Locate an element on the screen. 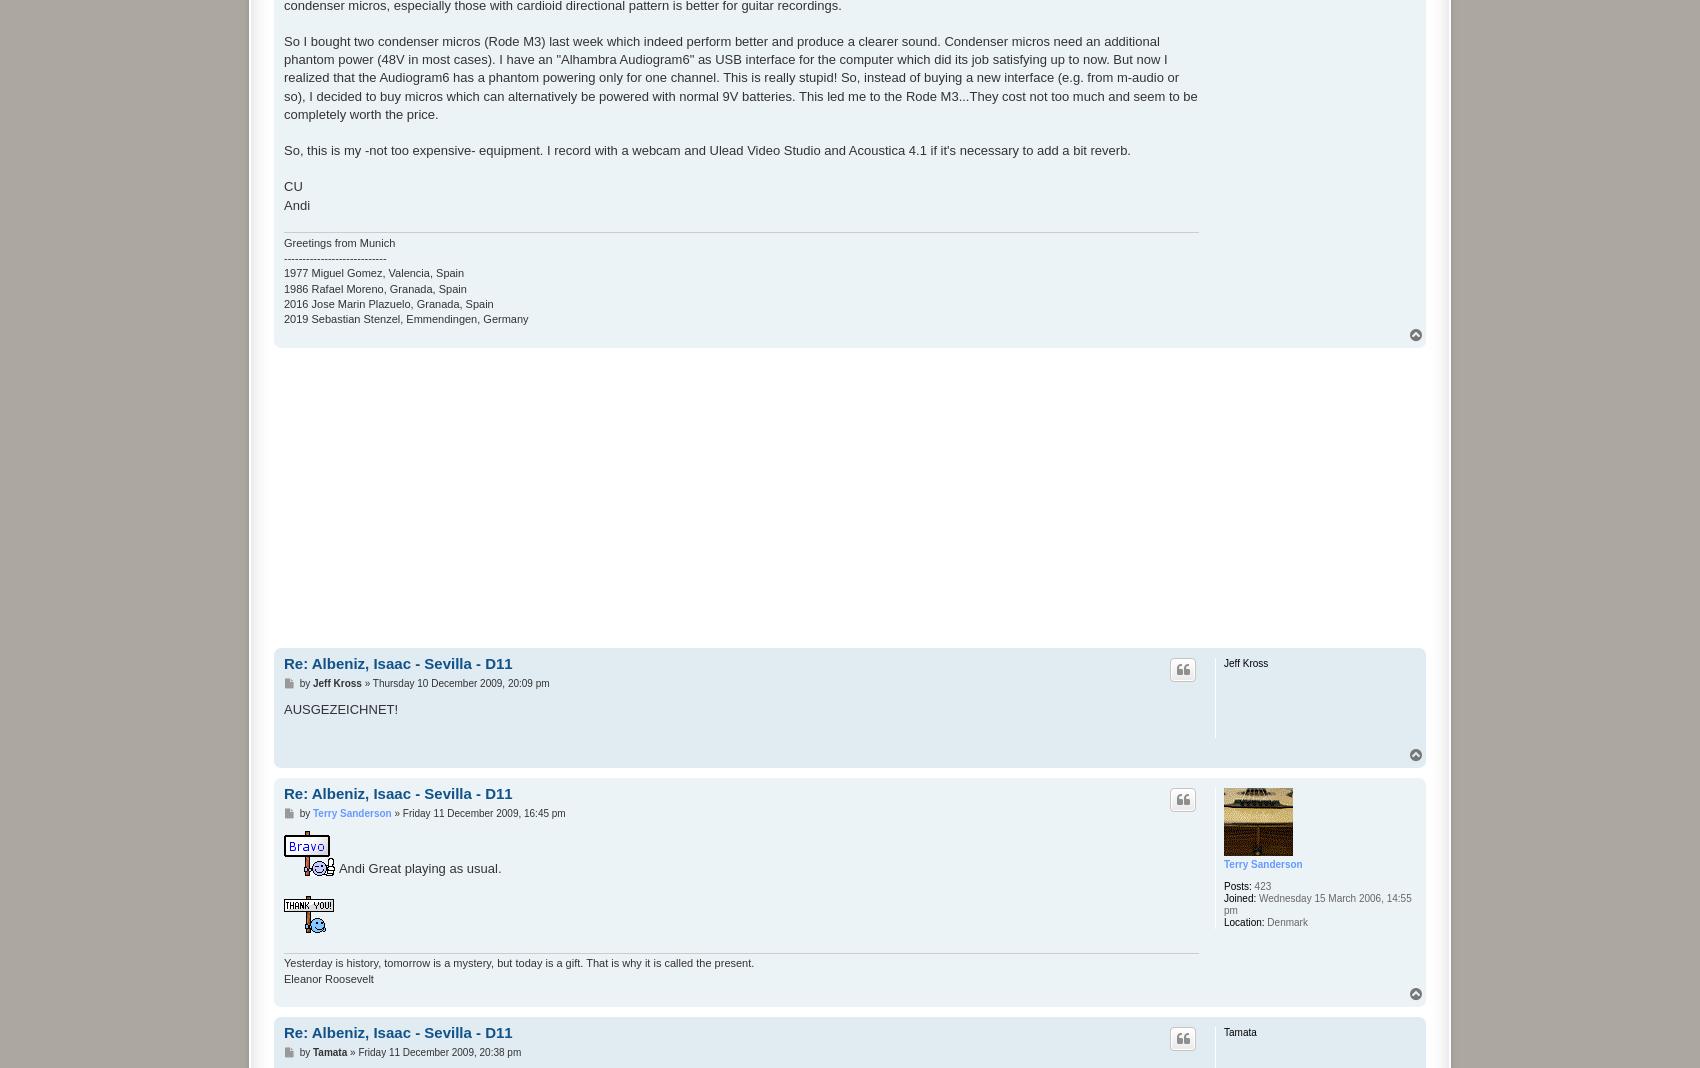 Image resolution: width=1700 pixels, height=1068 pixels. 'Andi  Great playing as usual.' is located at coordinates (417, 867).